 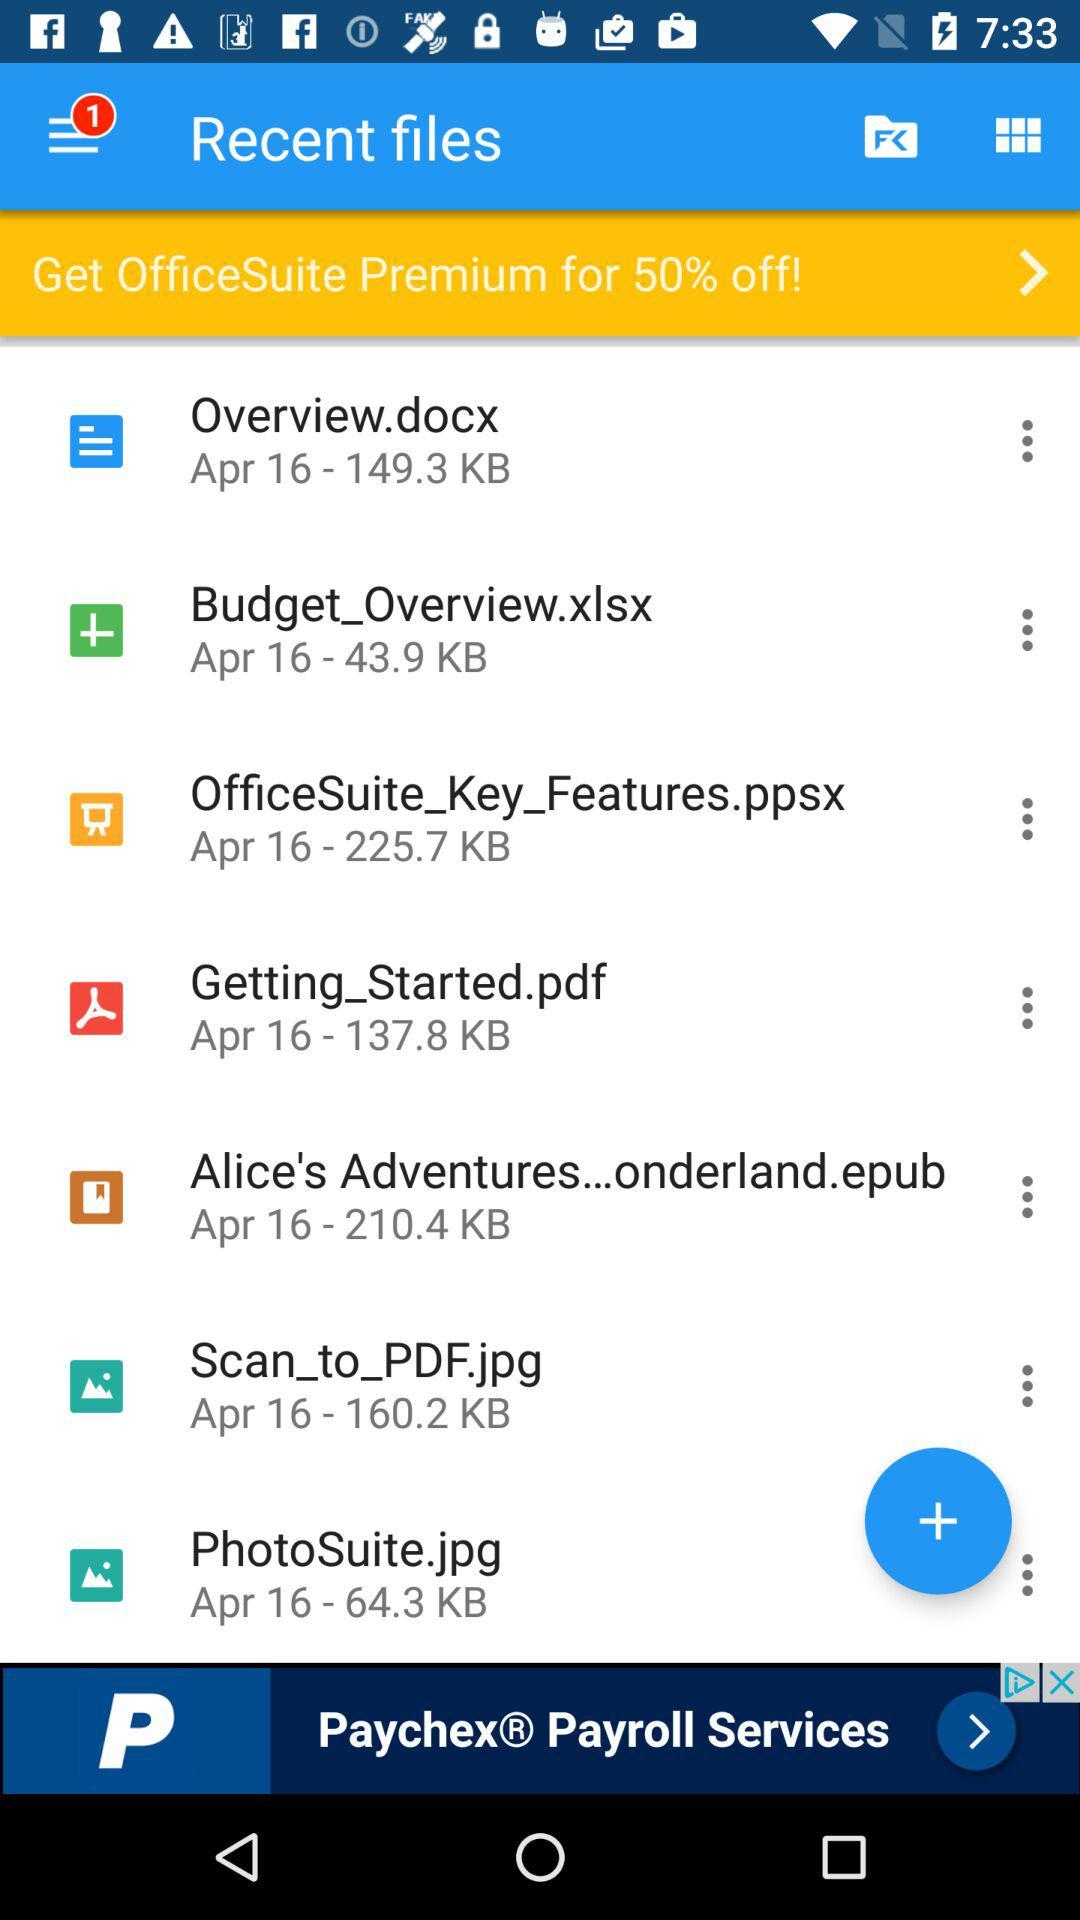 What do you see at coordinates (938, 1520) in the screenshot?
I see `more` at bounding box center [938, 1520].